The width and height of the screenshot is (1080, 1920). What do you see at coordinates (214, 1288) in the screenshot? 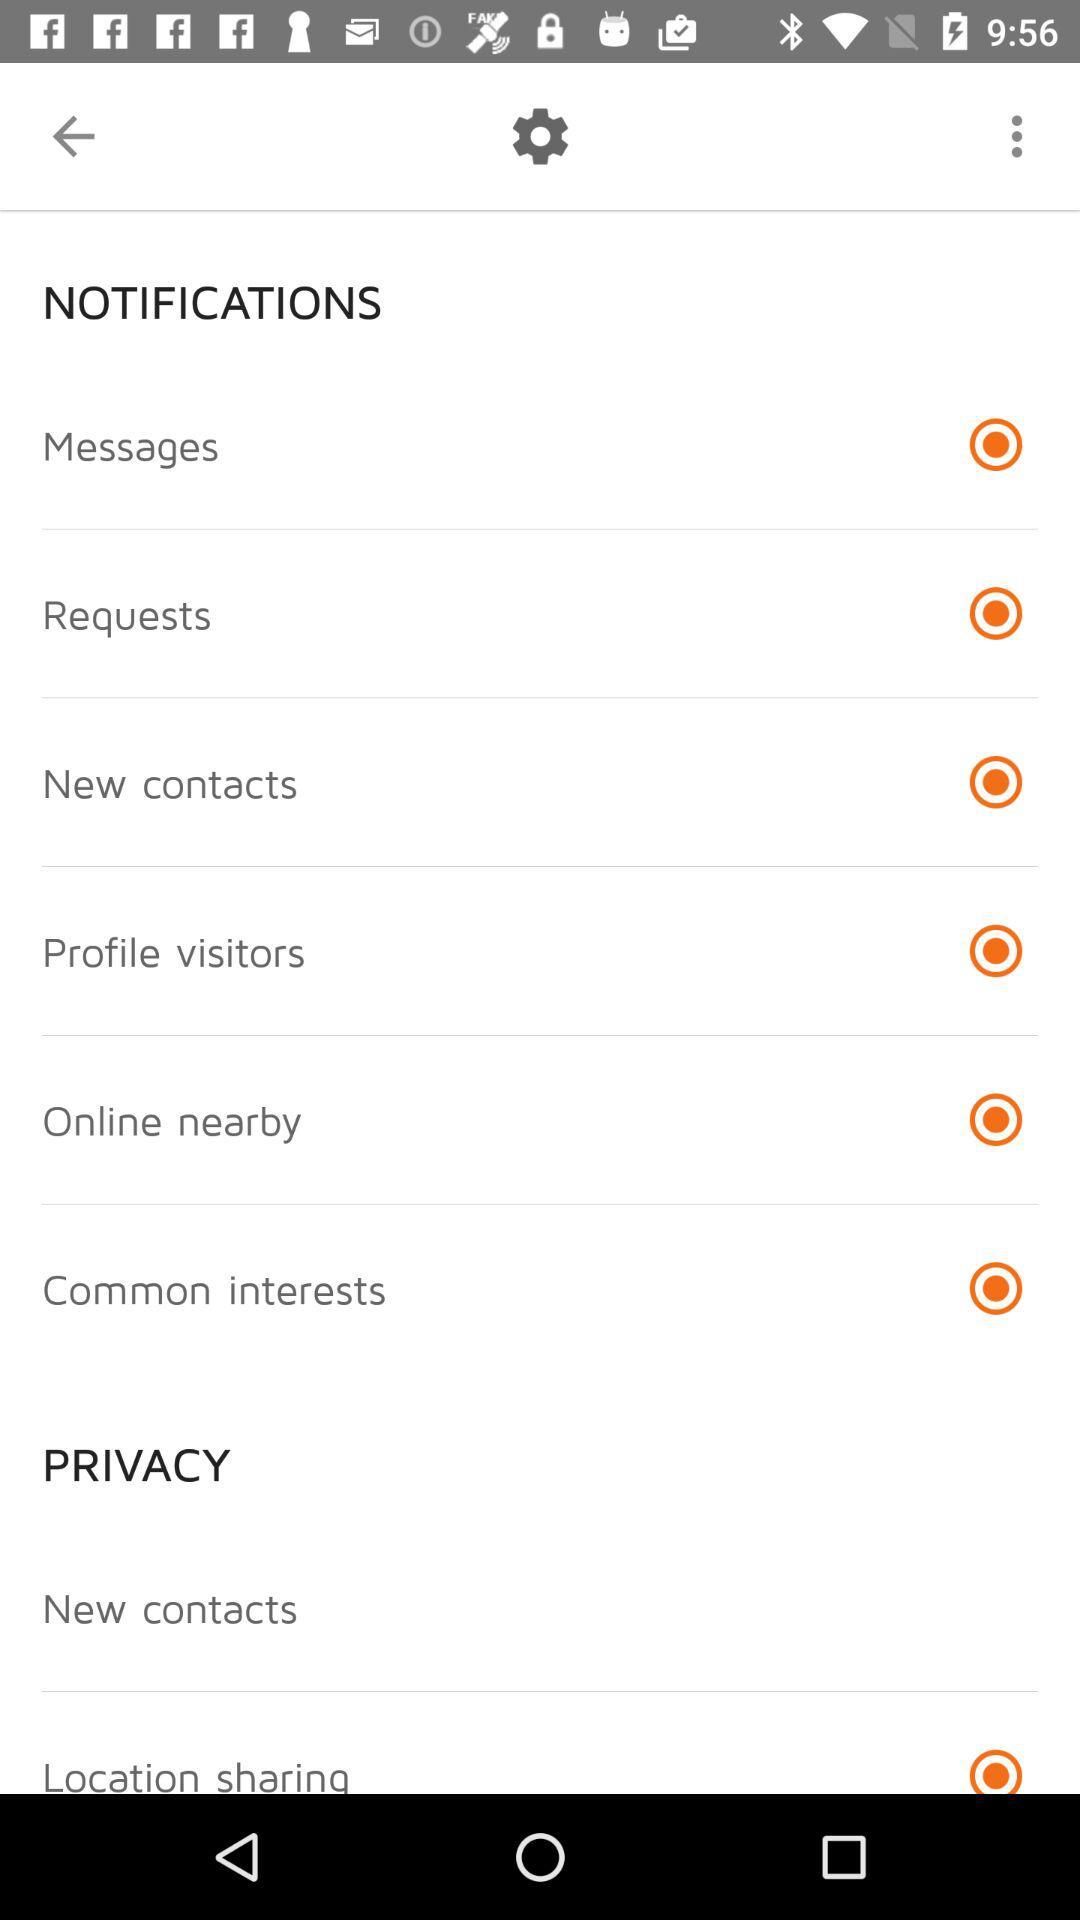
I see `the item above privacy icon` at bounding box center [214, 1288].